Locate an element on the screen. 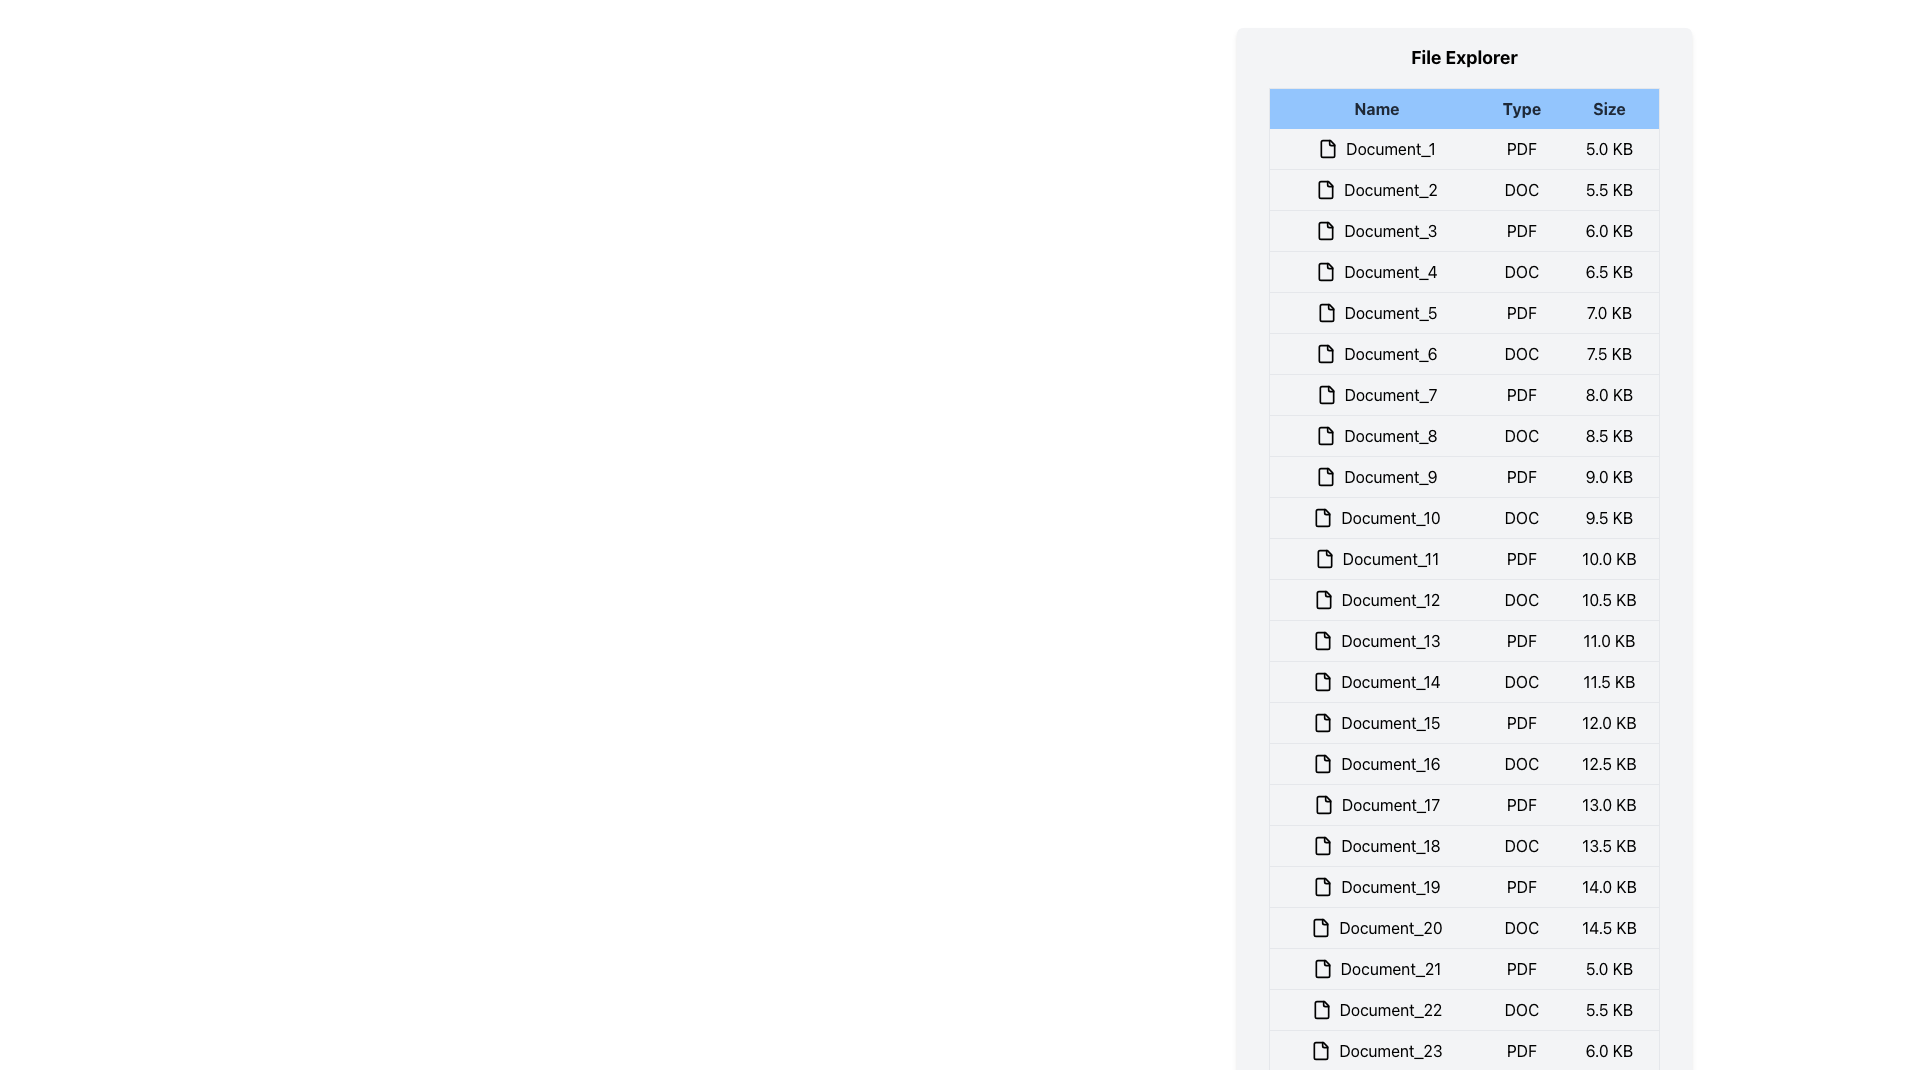 The width and height of the screenshot is (1920, 1080). the file icon representing 'Document_6' in the 'File Explorer' interface, which is a monochrome document with a folded corner, located in the 'Name' column is located at coordinates (1326, 353).